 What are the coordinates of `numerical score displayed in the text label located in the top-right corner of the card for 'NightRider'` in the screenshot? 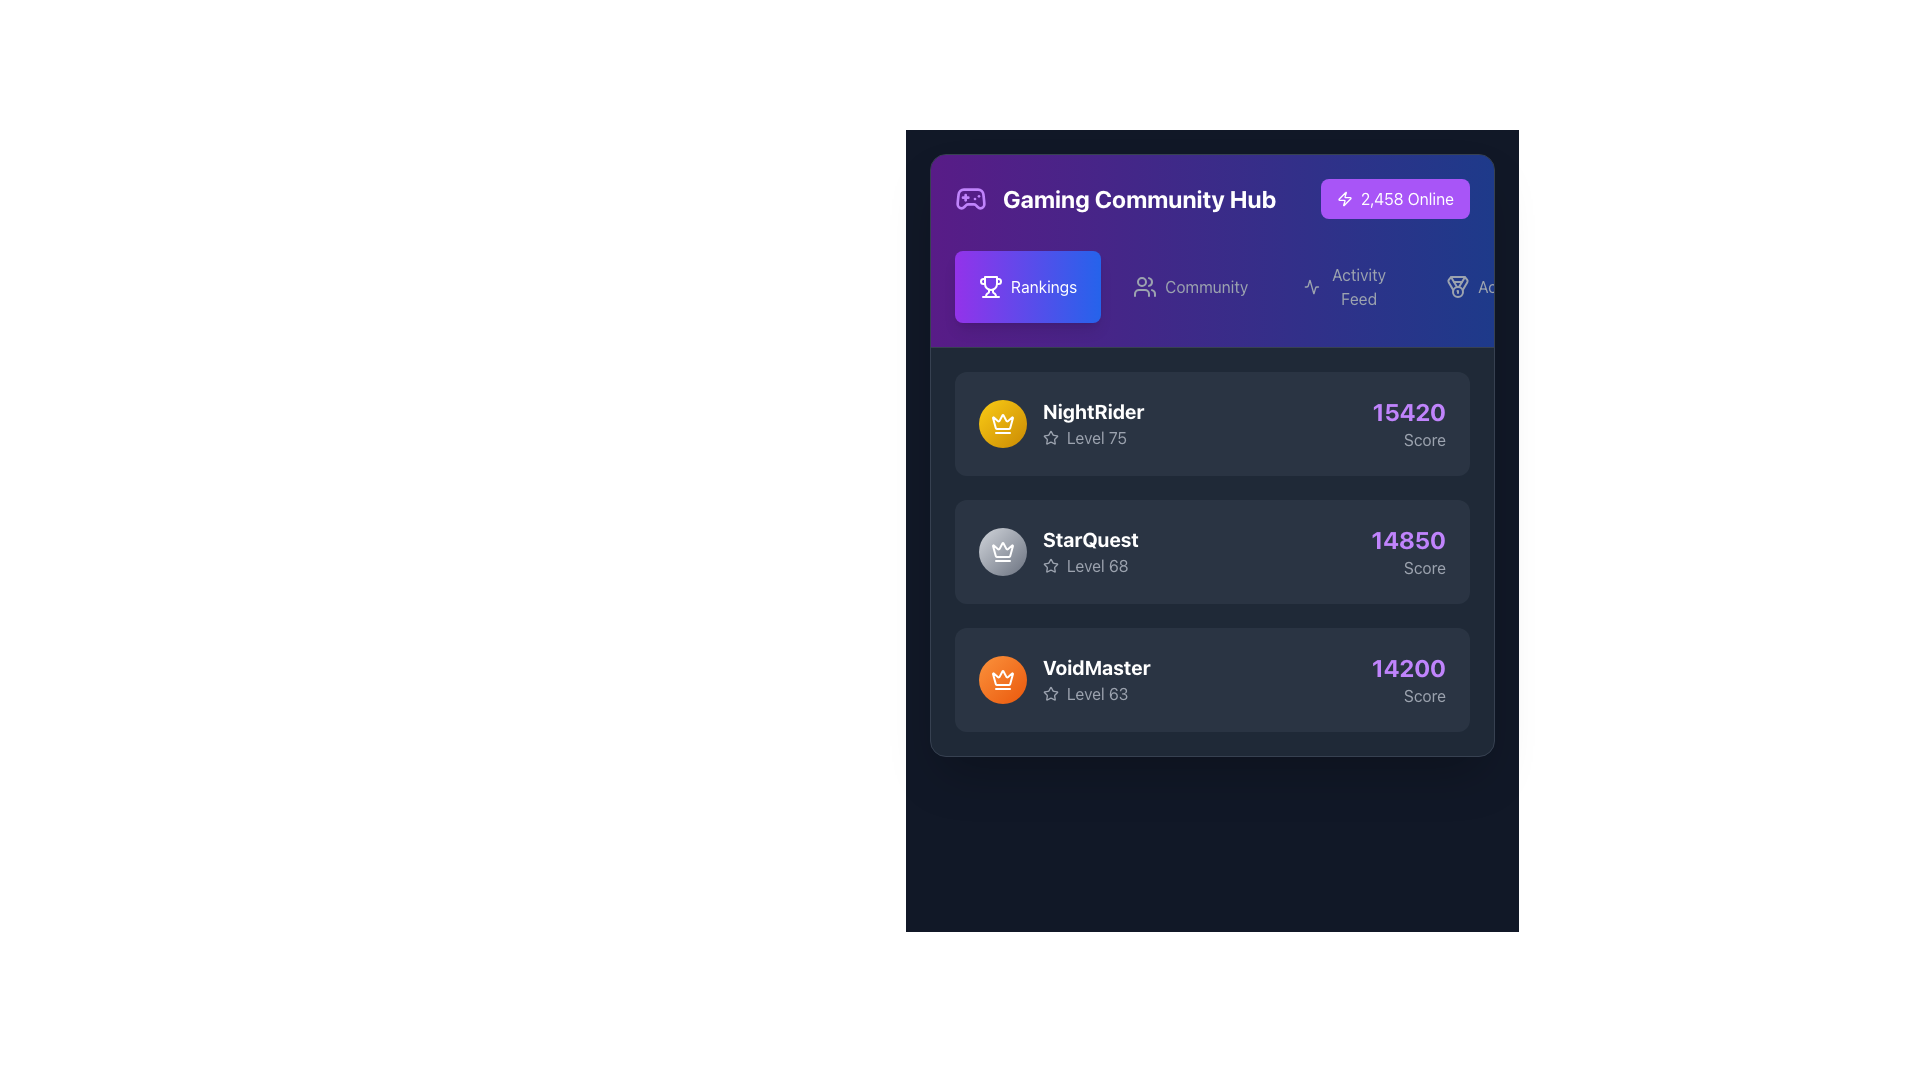 It's located at (1408, 411).